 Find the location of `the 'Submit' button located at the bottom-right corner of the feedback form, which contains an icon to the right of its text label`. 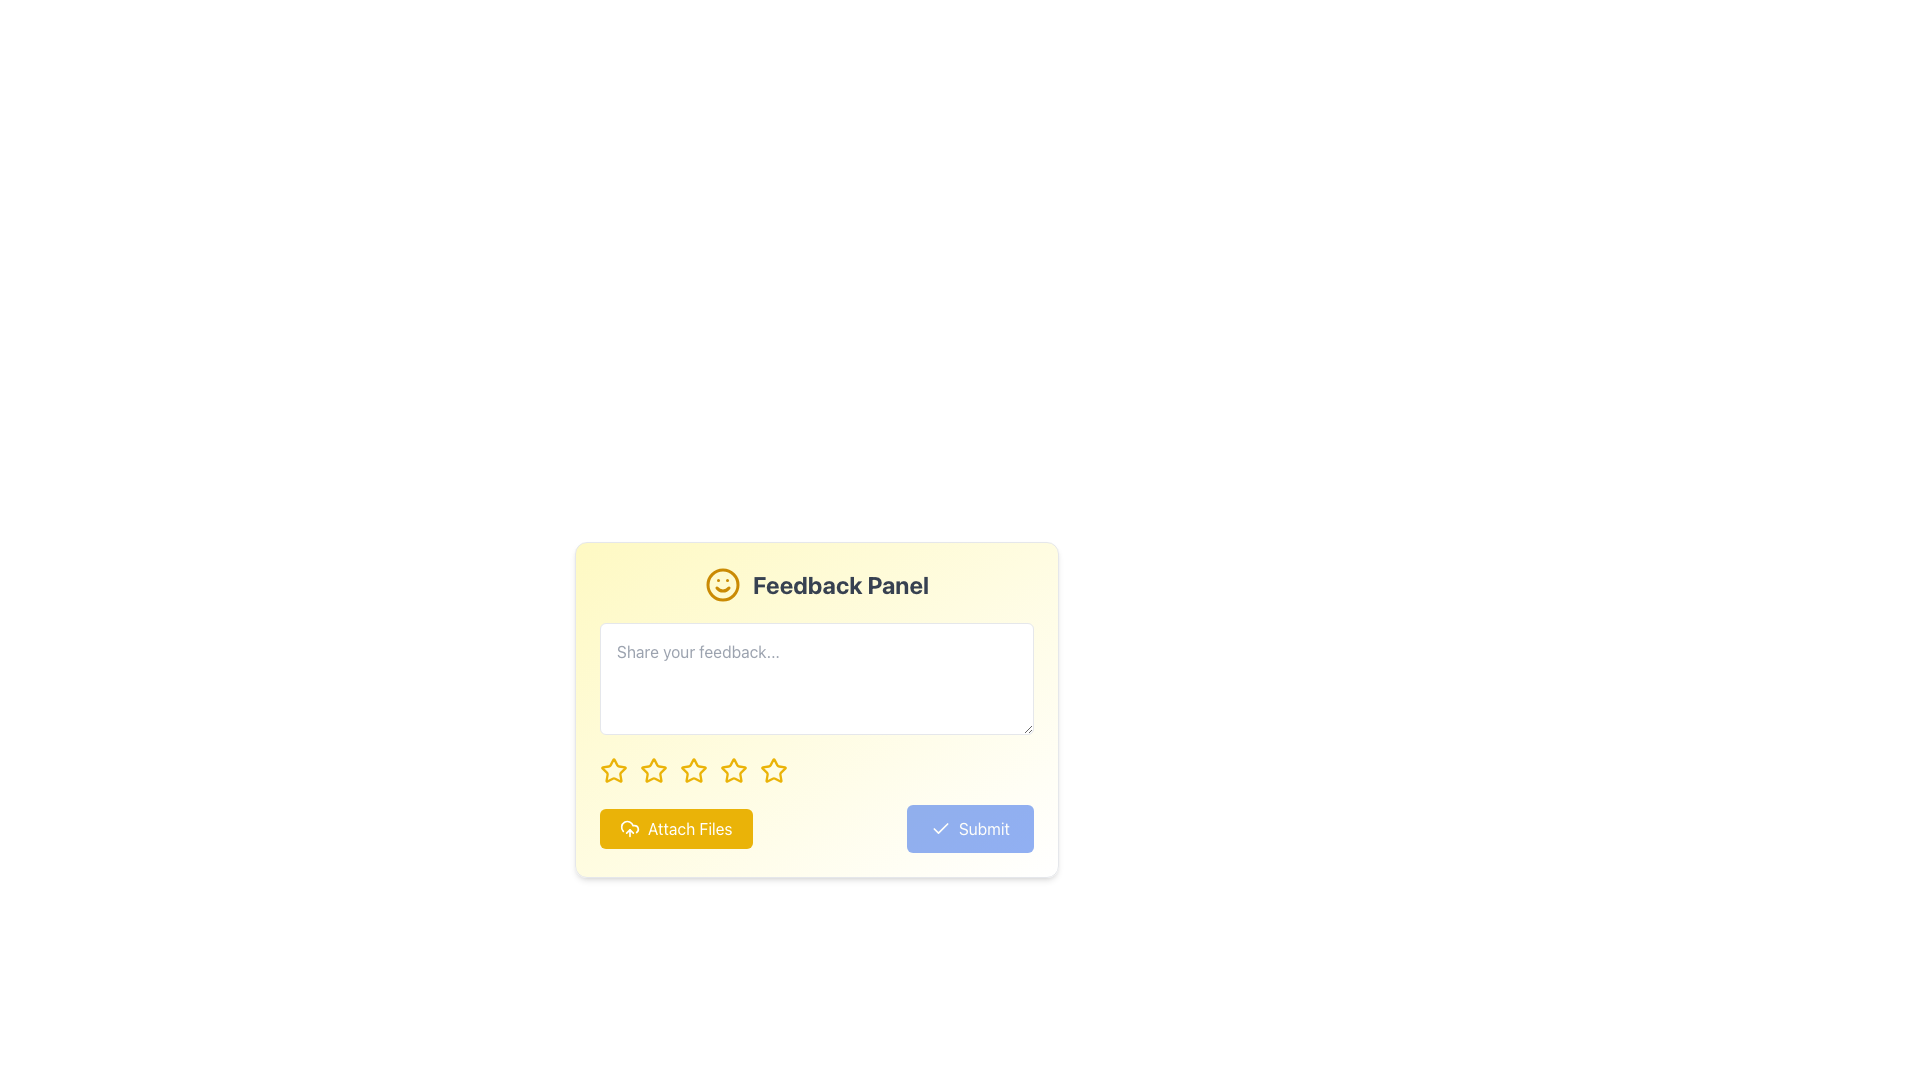

the 'Submit' button located at the bottom-right corner of the feedback form, which contains an icon to the right of its text label is located at coordinates (939, 829).